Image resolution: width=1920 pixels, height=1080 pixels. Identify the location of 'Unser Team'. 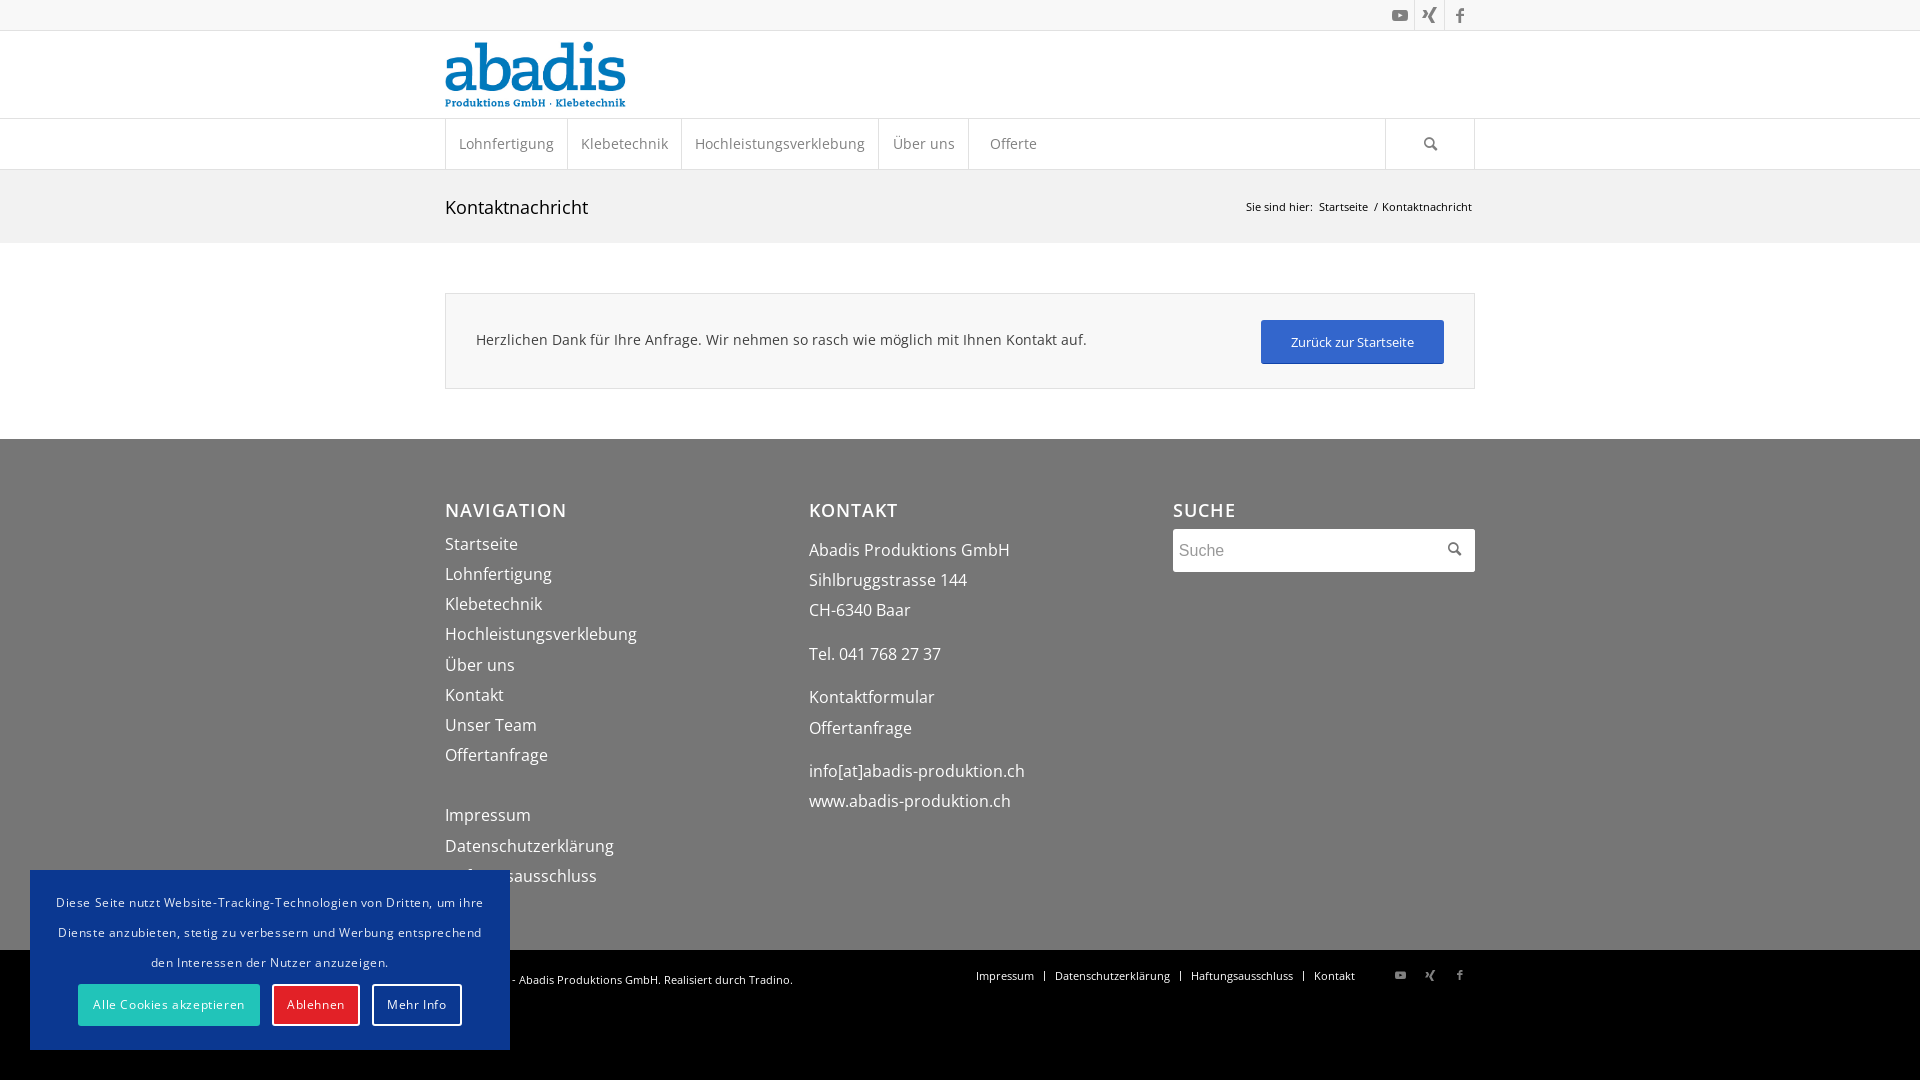
(490, 725).